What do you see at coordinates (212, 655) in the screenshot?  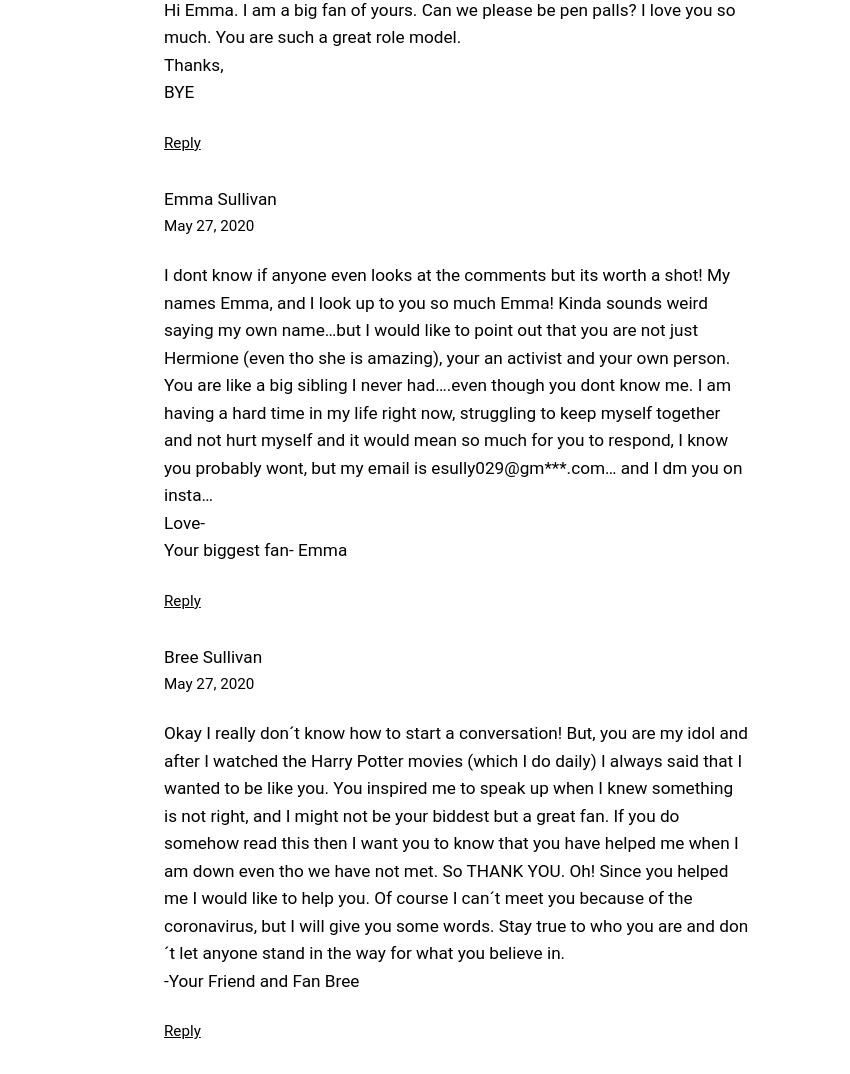 I see `'Bree Sullivan'` at bounding box center [212, 655].